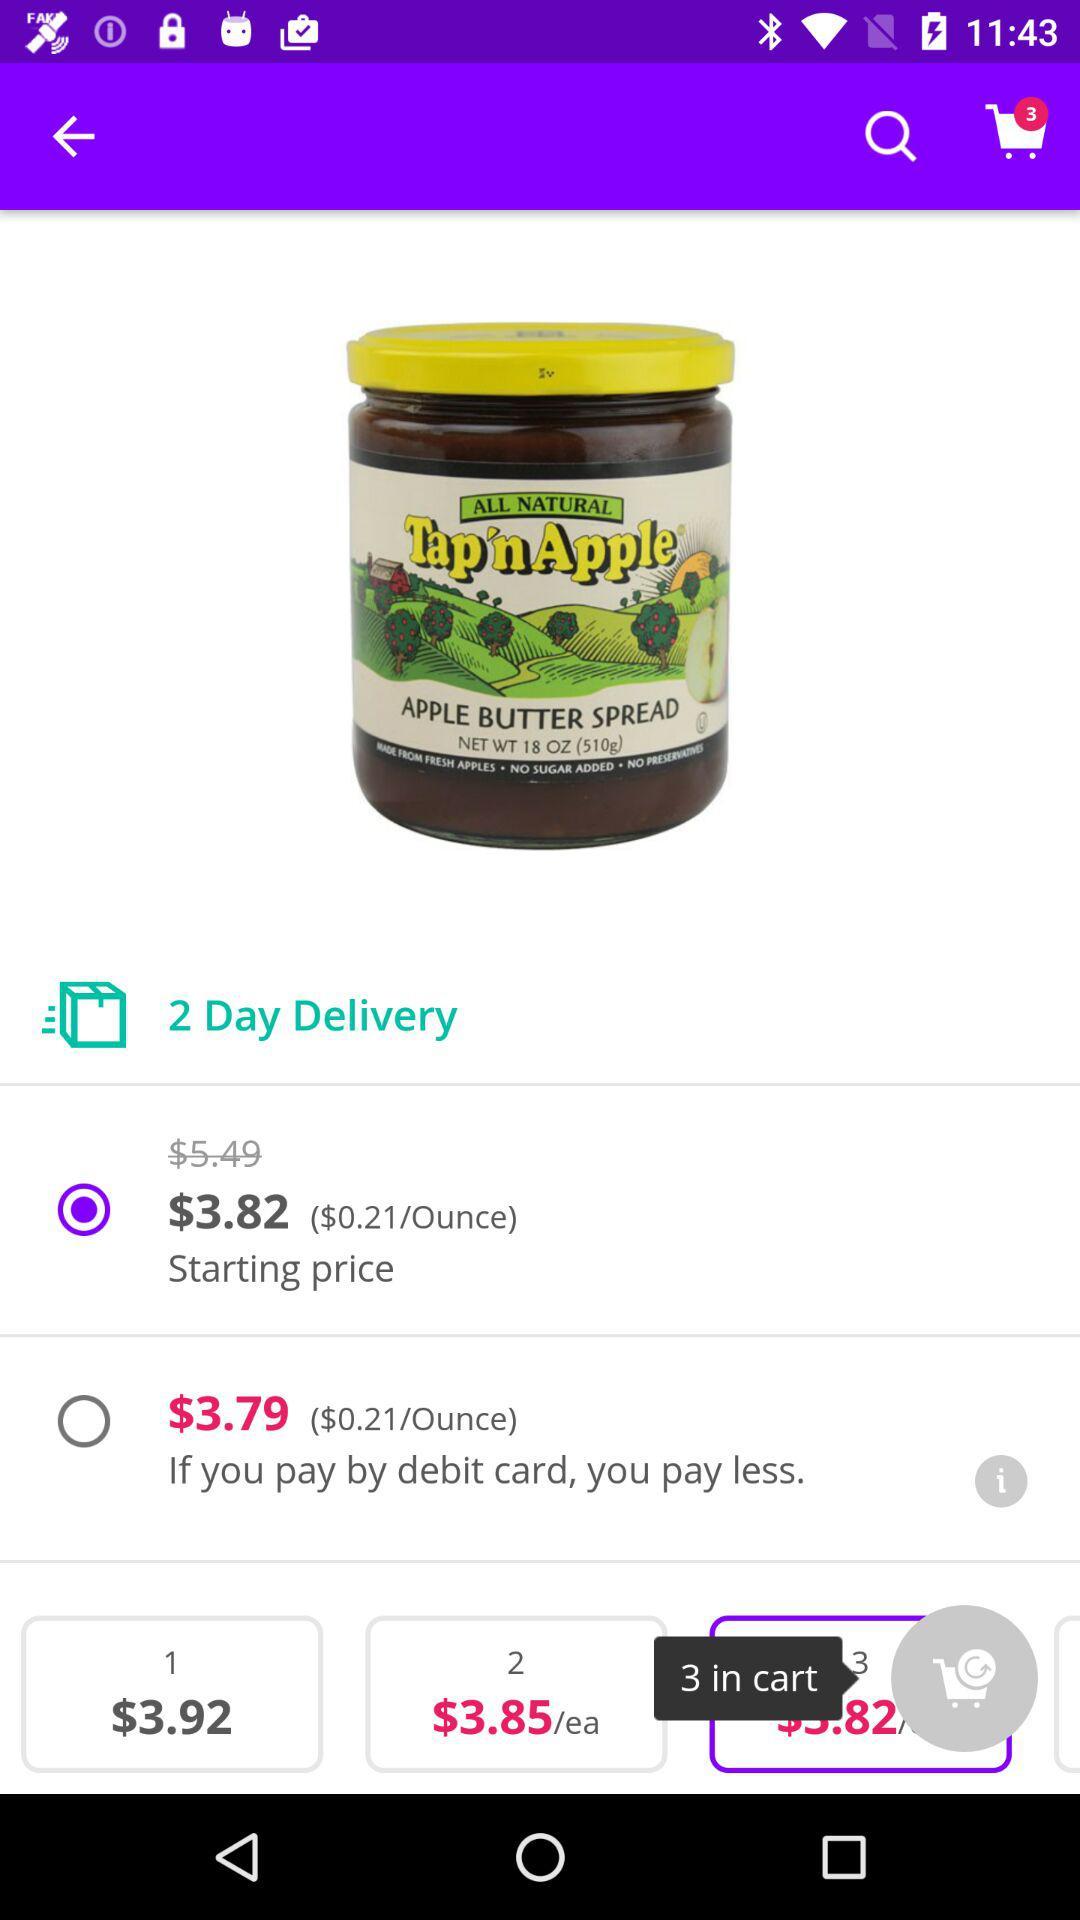 The height and width of the screenshot is (1920, 1080). I want to click on item at the top left corner, so click(72, 135).